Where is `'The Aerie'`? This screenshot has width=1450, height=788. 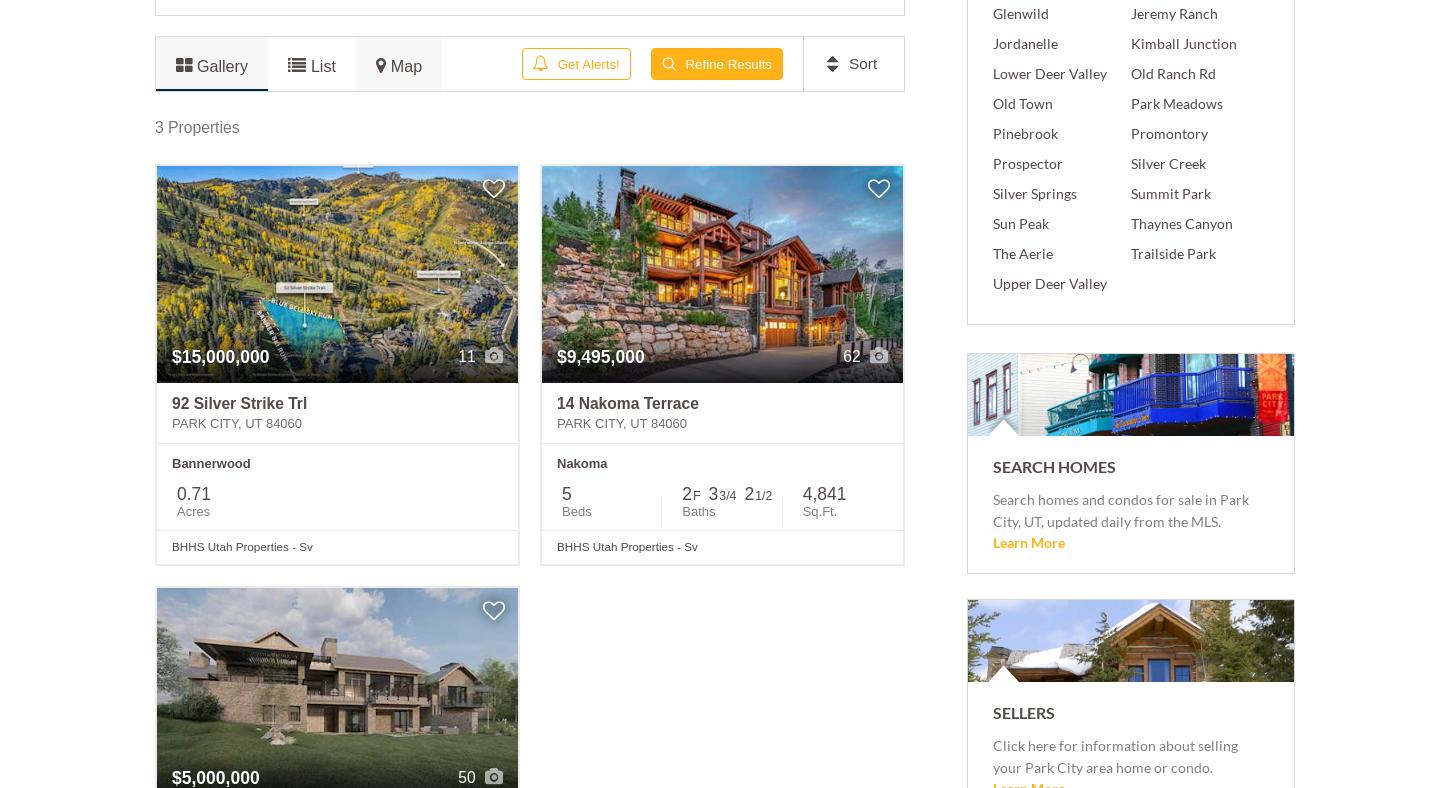 'The Aerie' is located at coordinates (1022, 251).